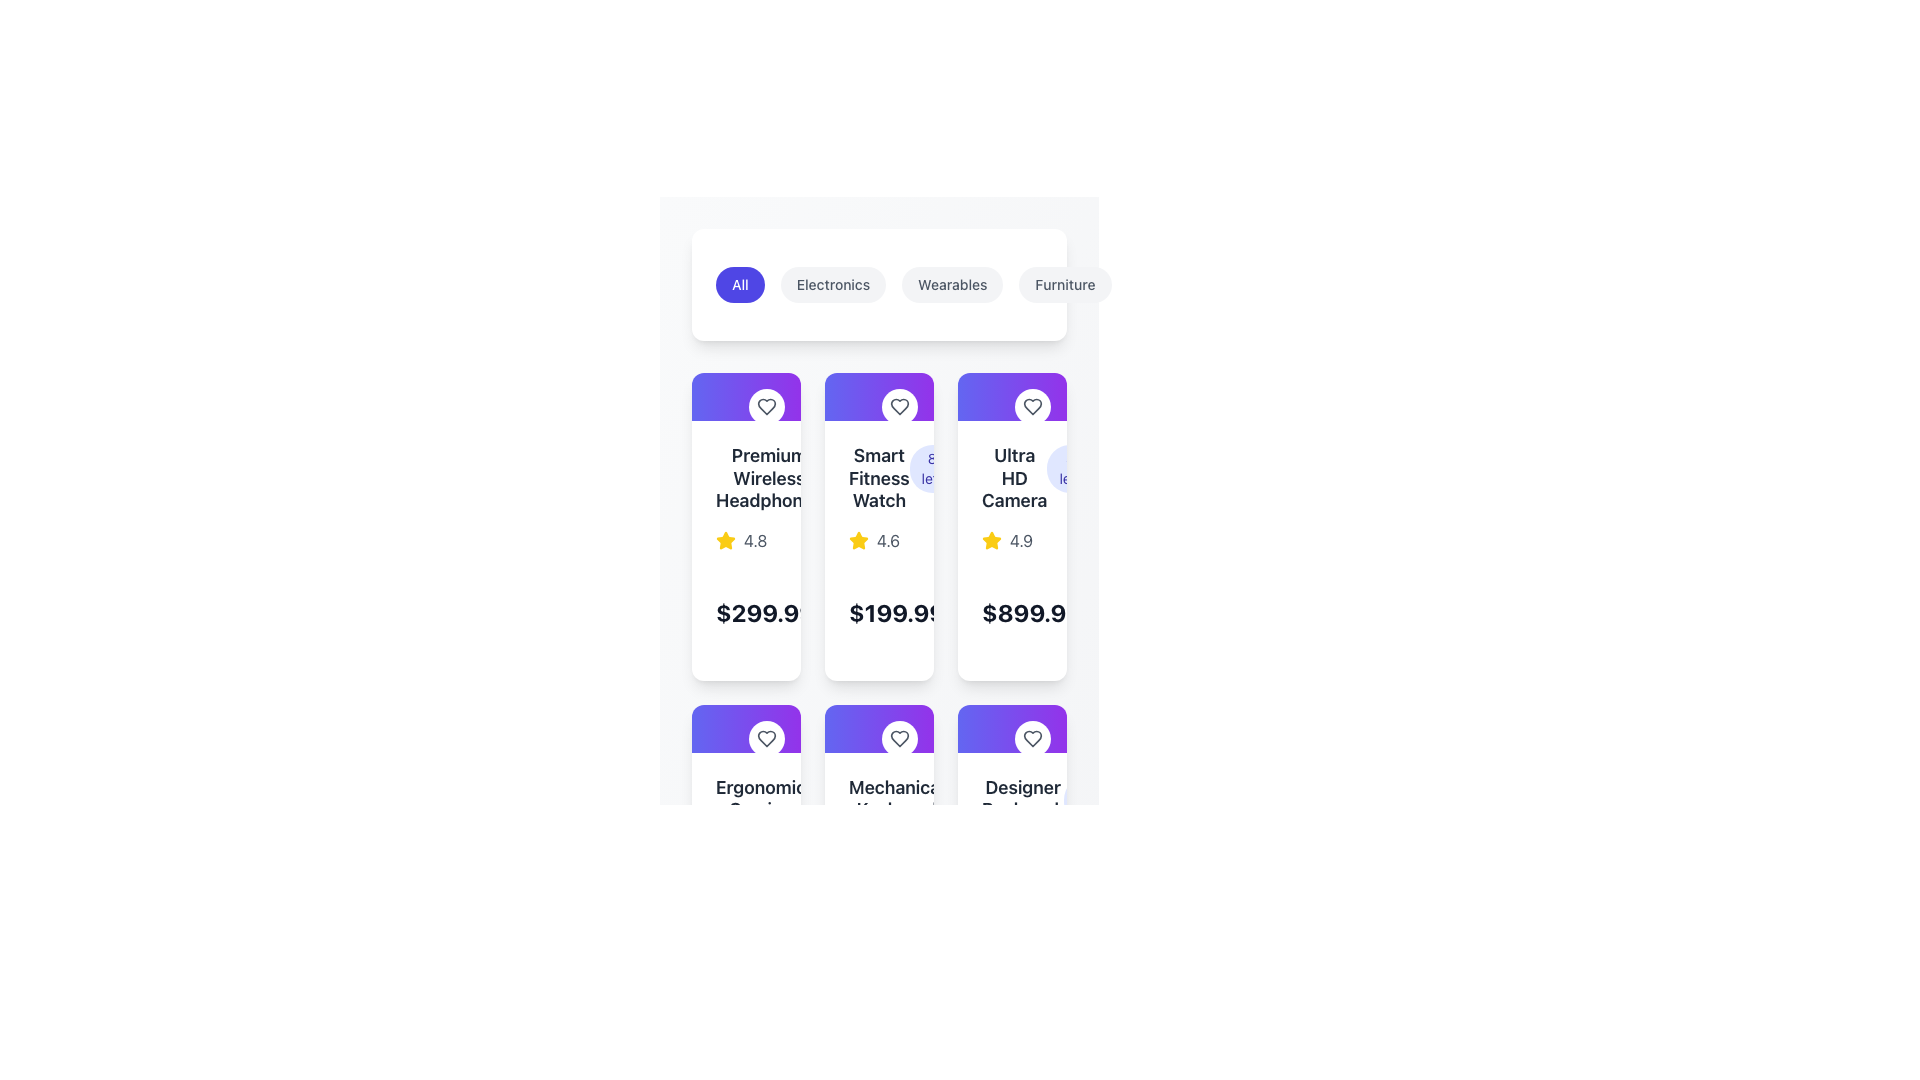 The image size is (1920, 1080). Describe the element at coordinates (879, 611) in the screenshot. I see `the price Text label located below the star rating and product title 'Smart Fitness Watch', which is centered horizontally in the card structure` at that location.